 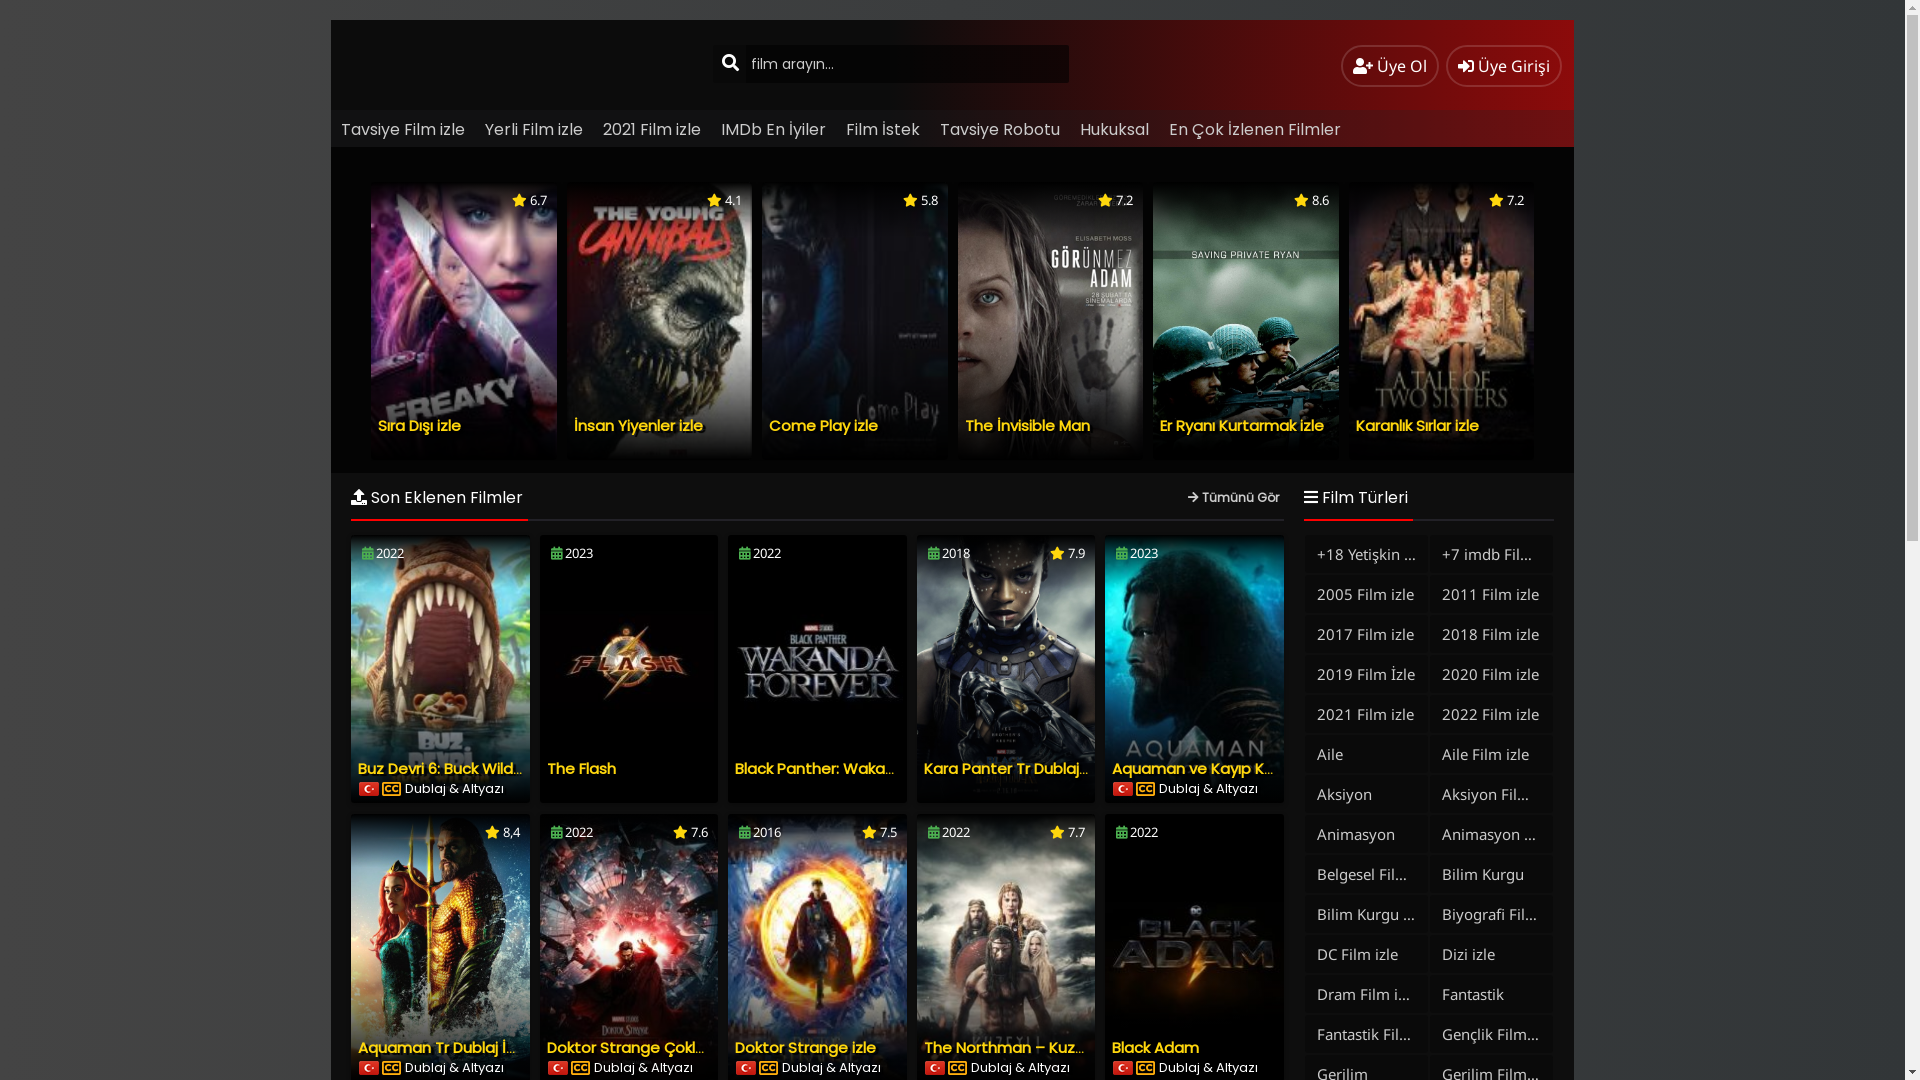 What do you see at coordinates (1491, 674) in the screenshot?
I see `'2020 Film izle'` at bounding box center [1491, 674].